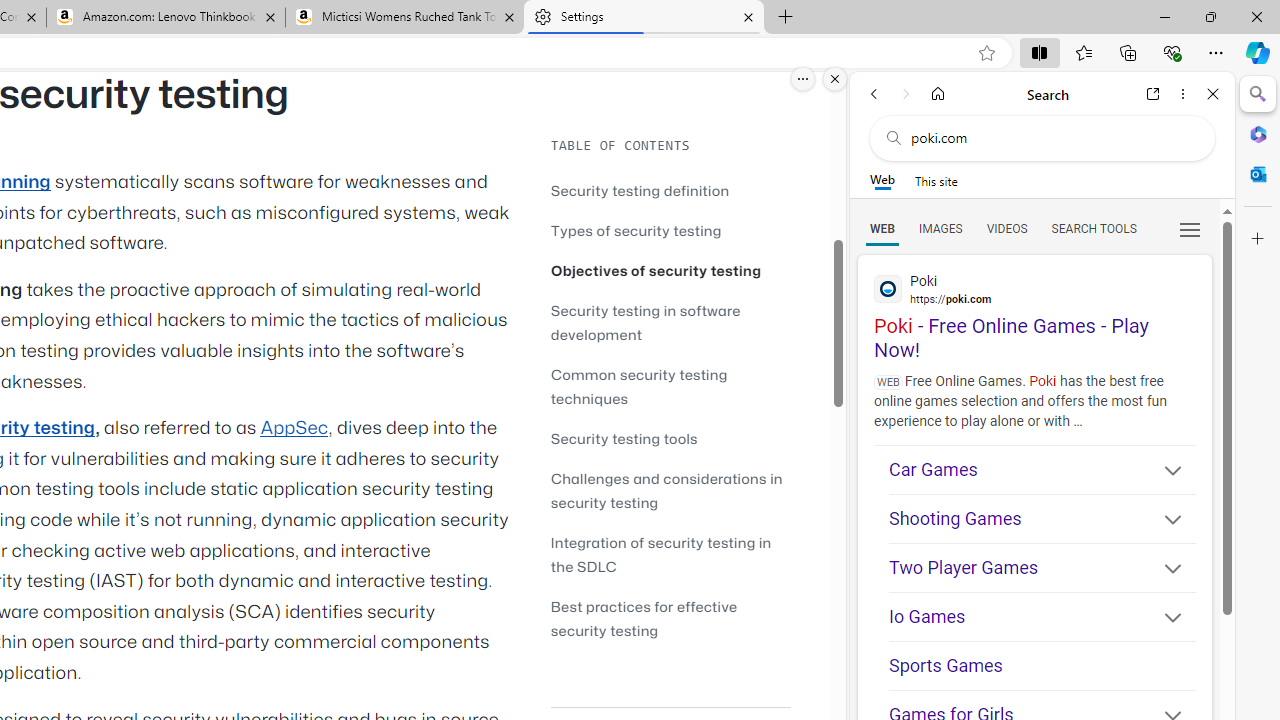  Describe the element at coordinates (1164, 618) in the screenshot. I see `'Show More Io Games'` at that location.